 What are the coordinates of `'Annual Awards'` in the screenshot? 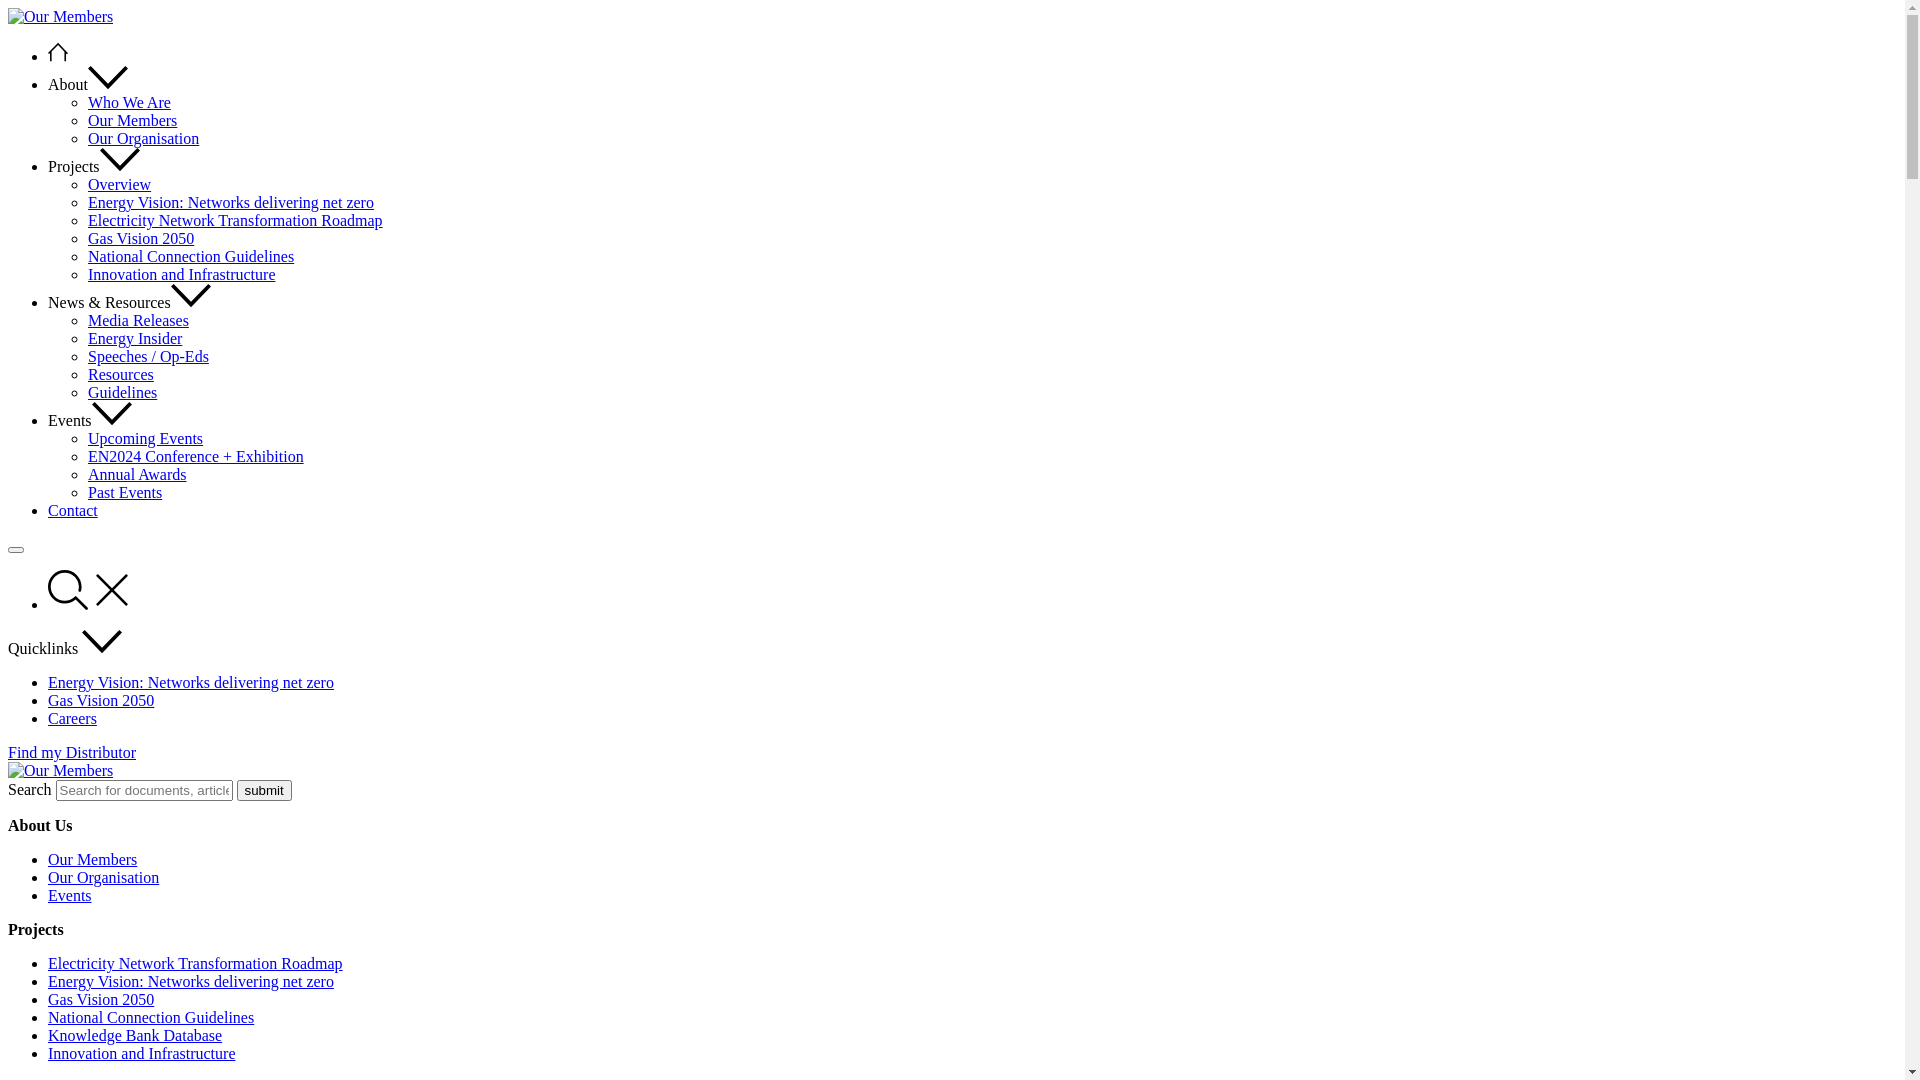 It's located at (136, 474).